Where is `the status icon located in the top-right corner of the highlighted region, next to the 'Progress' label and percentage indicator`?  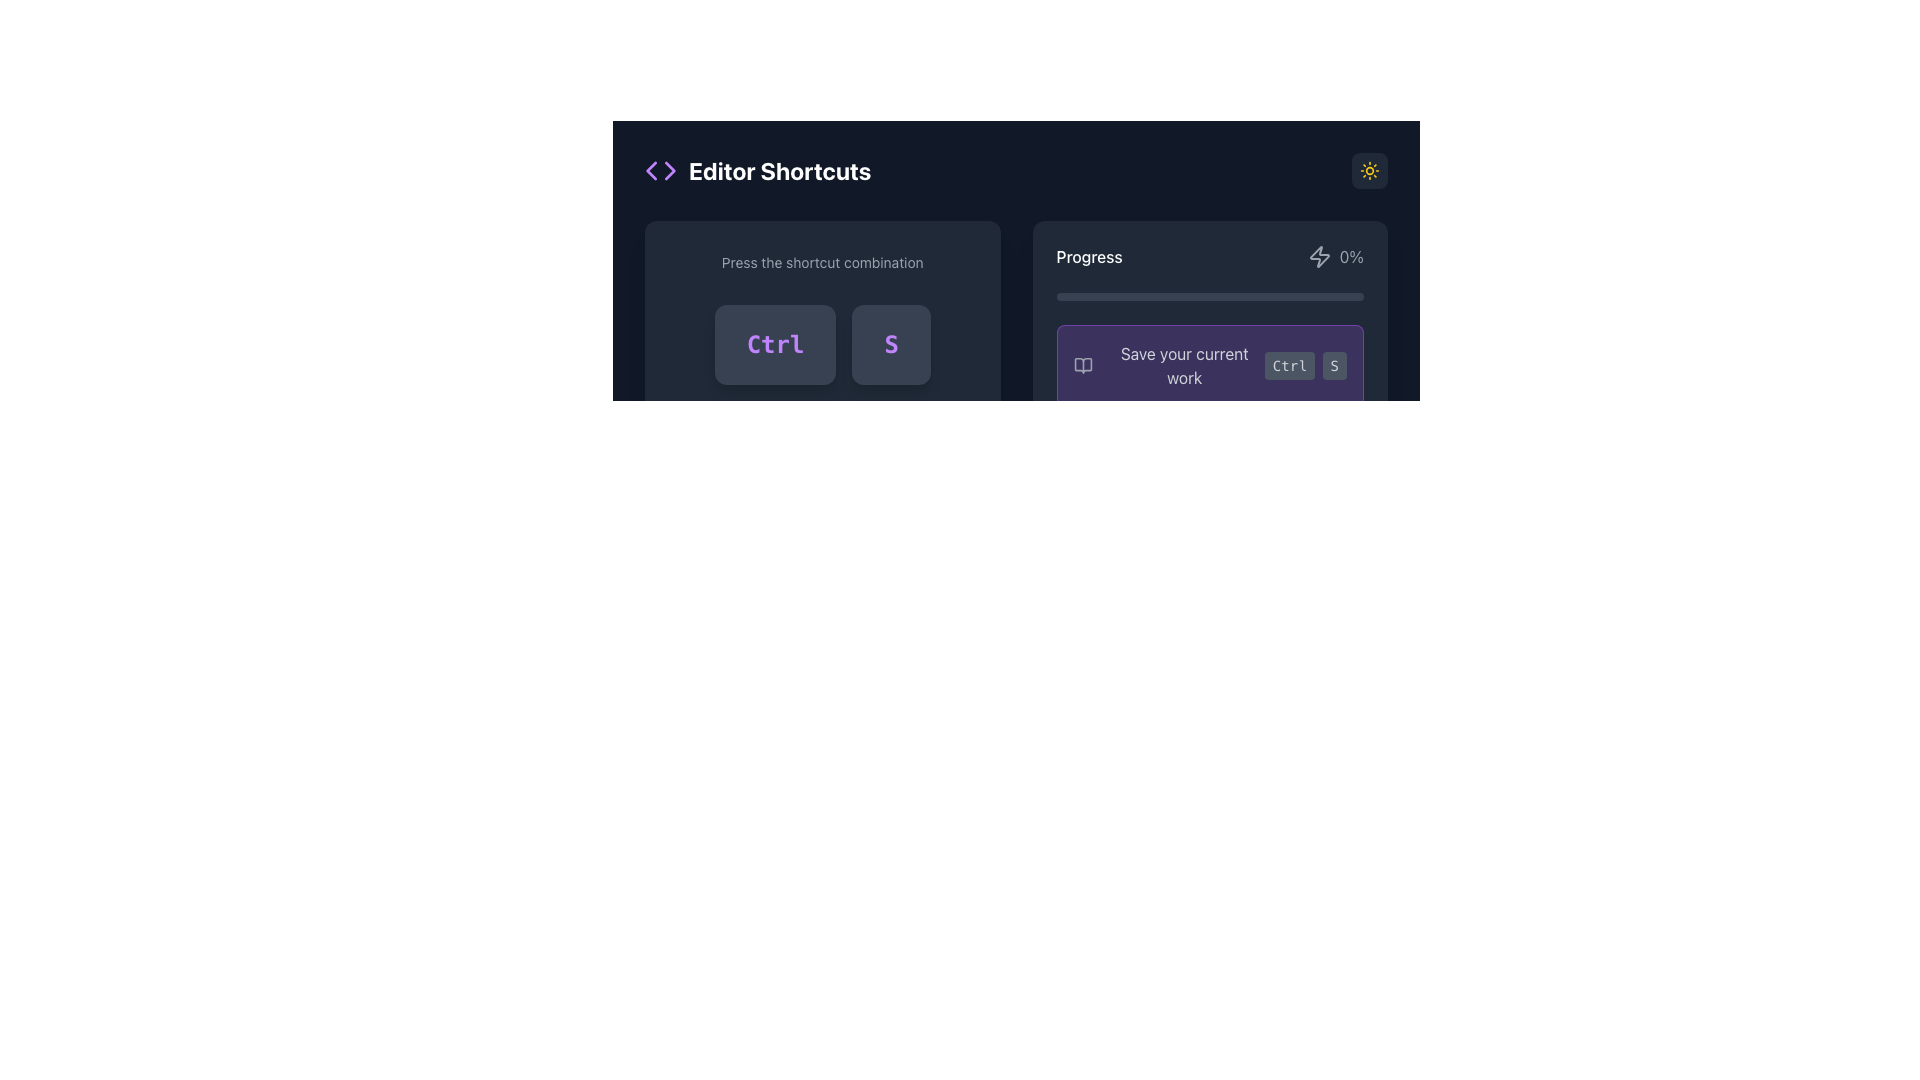 the status icon located in the top-right corner of the highlighted region, next to the 'Progress' label and percentage indicator is located at coordinates (1319, 256).